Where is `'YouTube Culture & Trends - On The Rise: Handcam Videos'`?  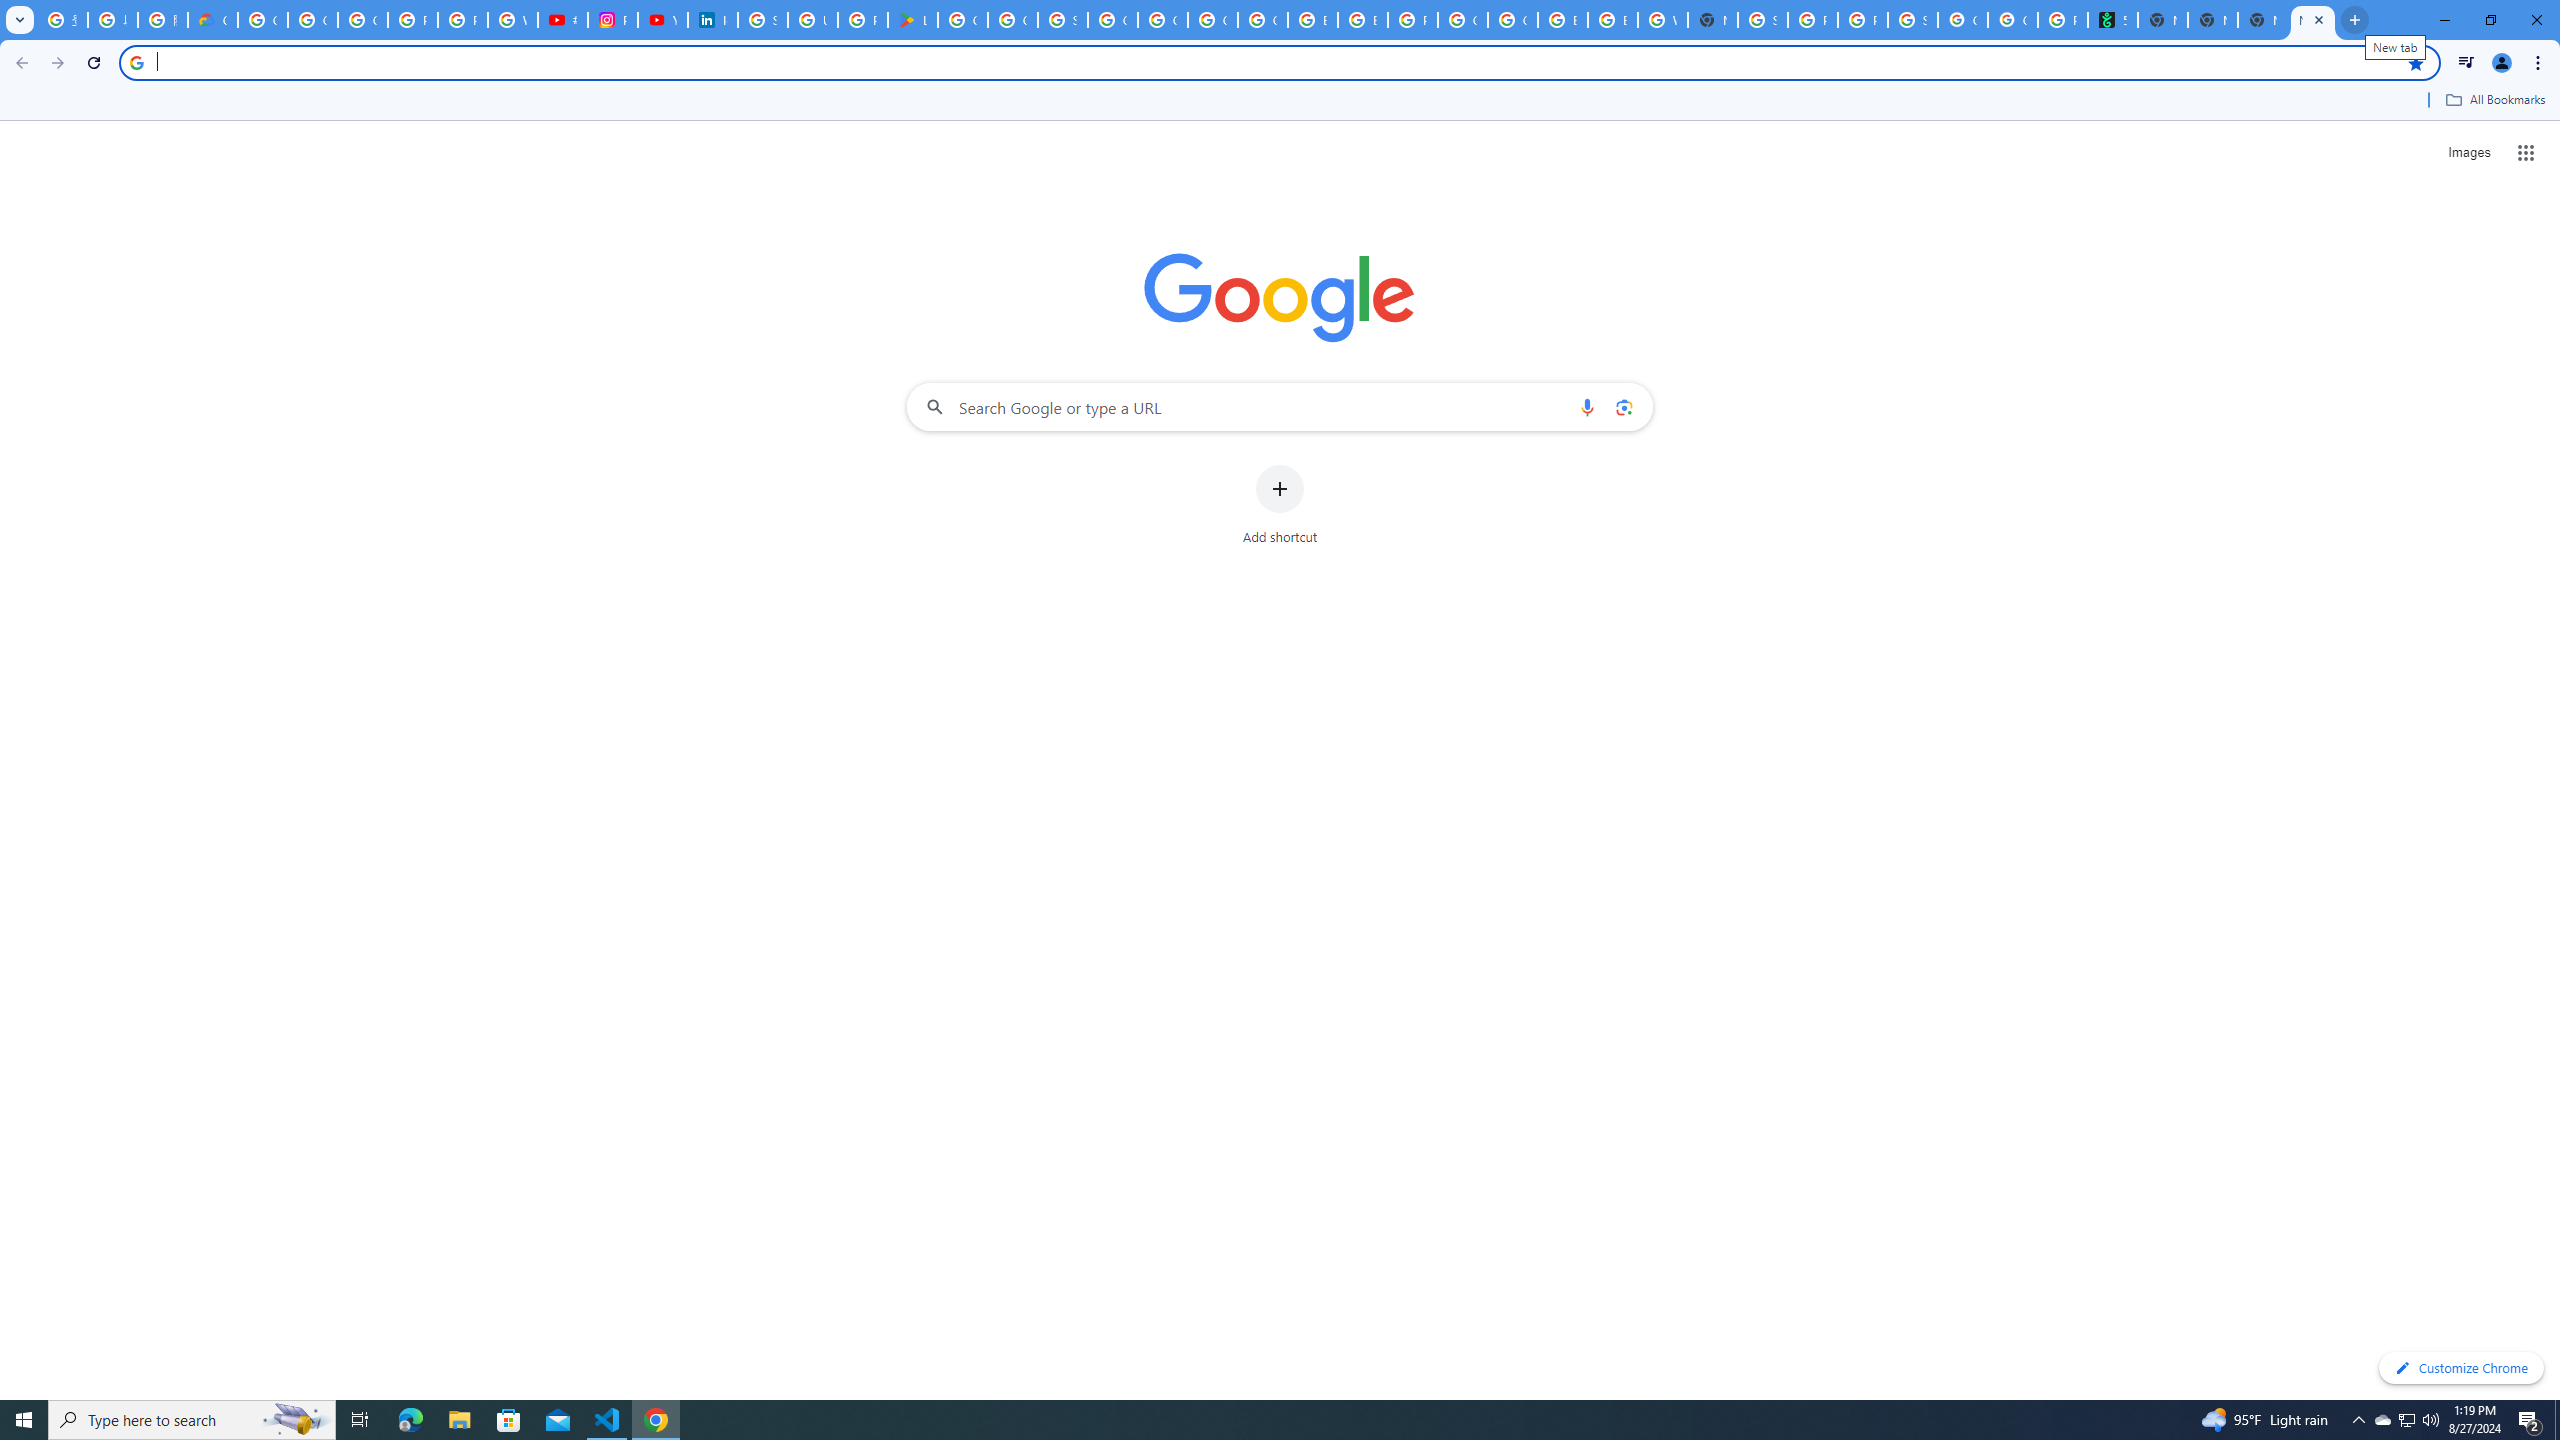 'YouTube Culture & Trends - On The Rise: Handcam Videos' is located at coordinates (663, 19).